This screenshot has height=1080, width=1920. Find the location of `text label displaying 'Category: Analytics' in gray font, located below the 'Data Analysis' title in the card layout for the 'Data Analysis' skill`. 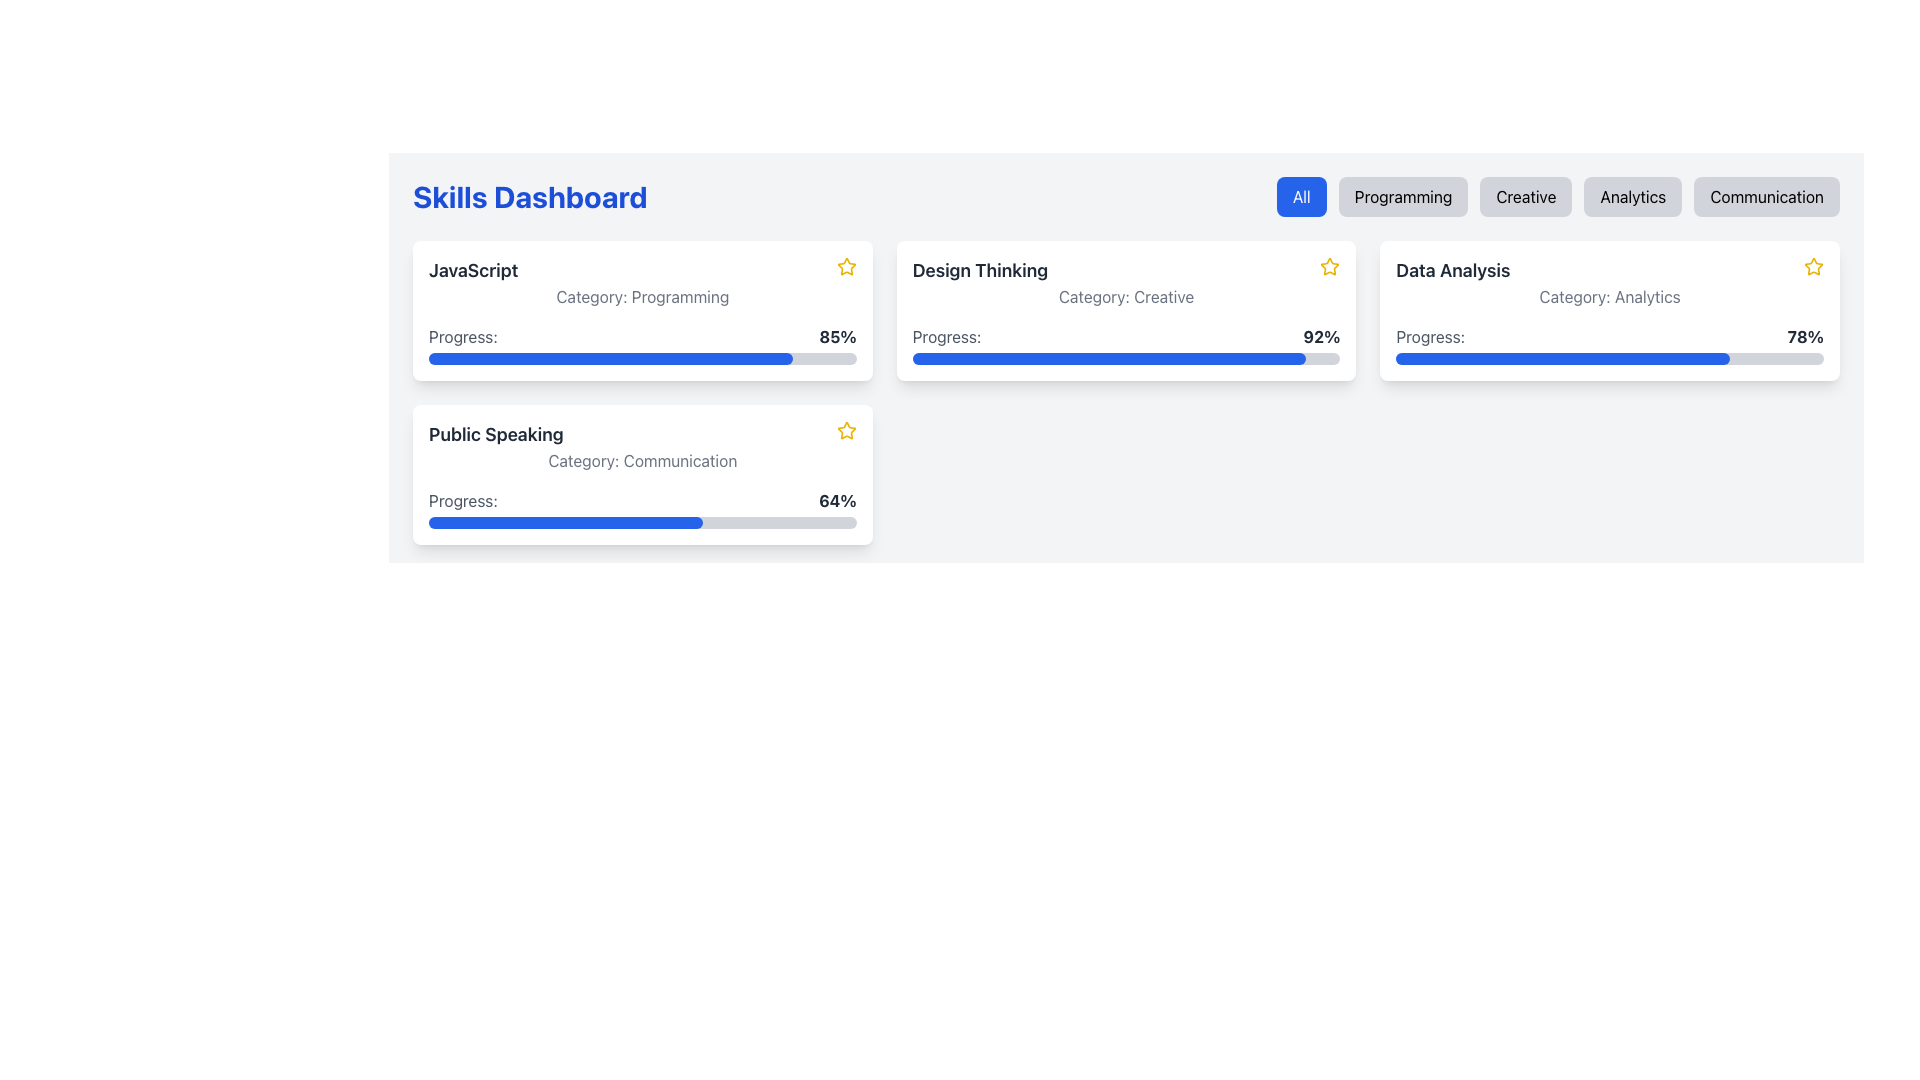

text label displaying 'Category: Analytics' in gray font, located below the 'Data Analysis' title in the card layout for the 'Data Analysis' skill is located at coordinates (1610, 297).